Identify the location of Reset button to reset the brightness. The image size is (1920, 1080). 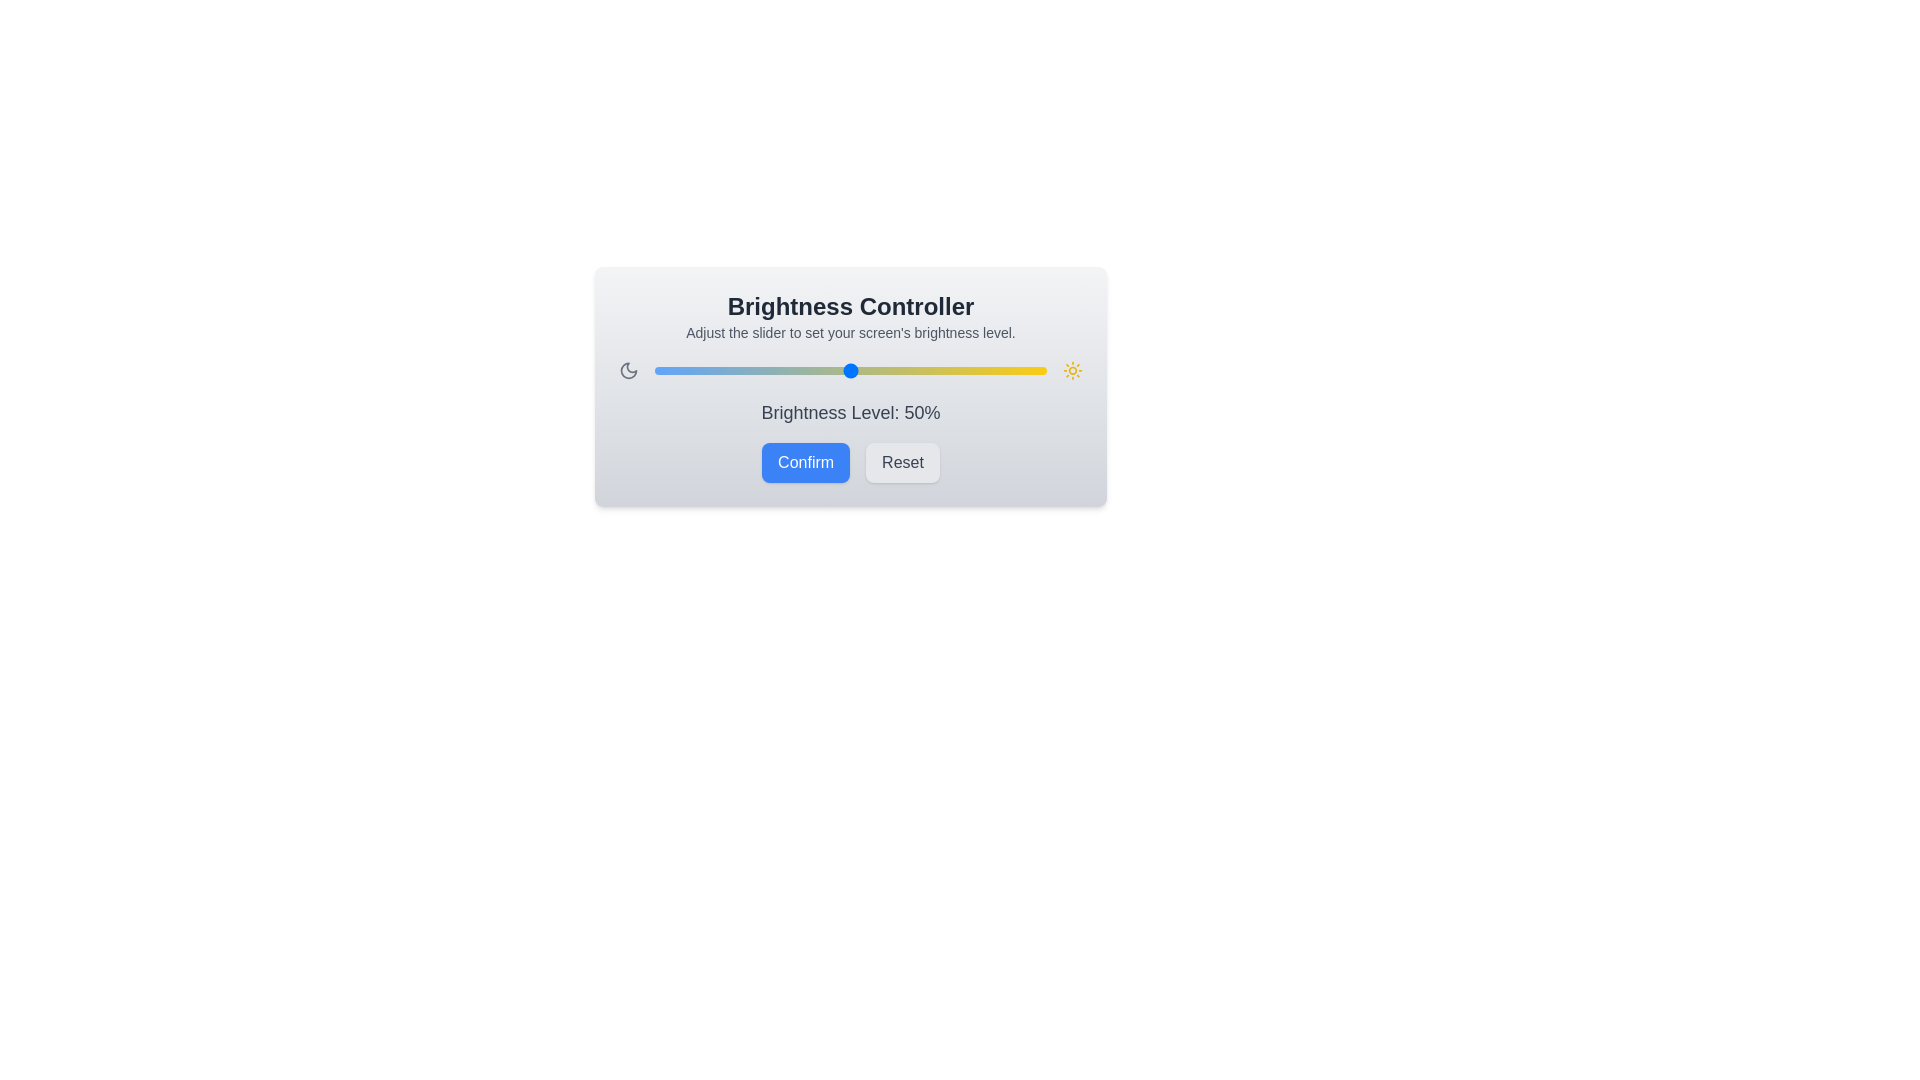
(901, 462).